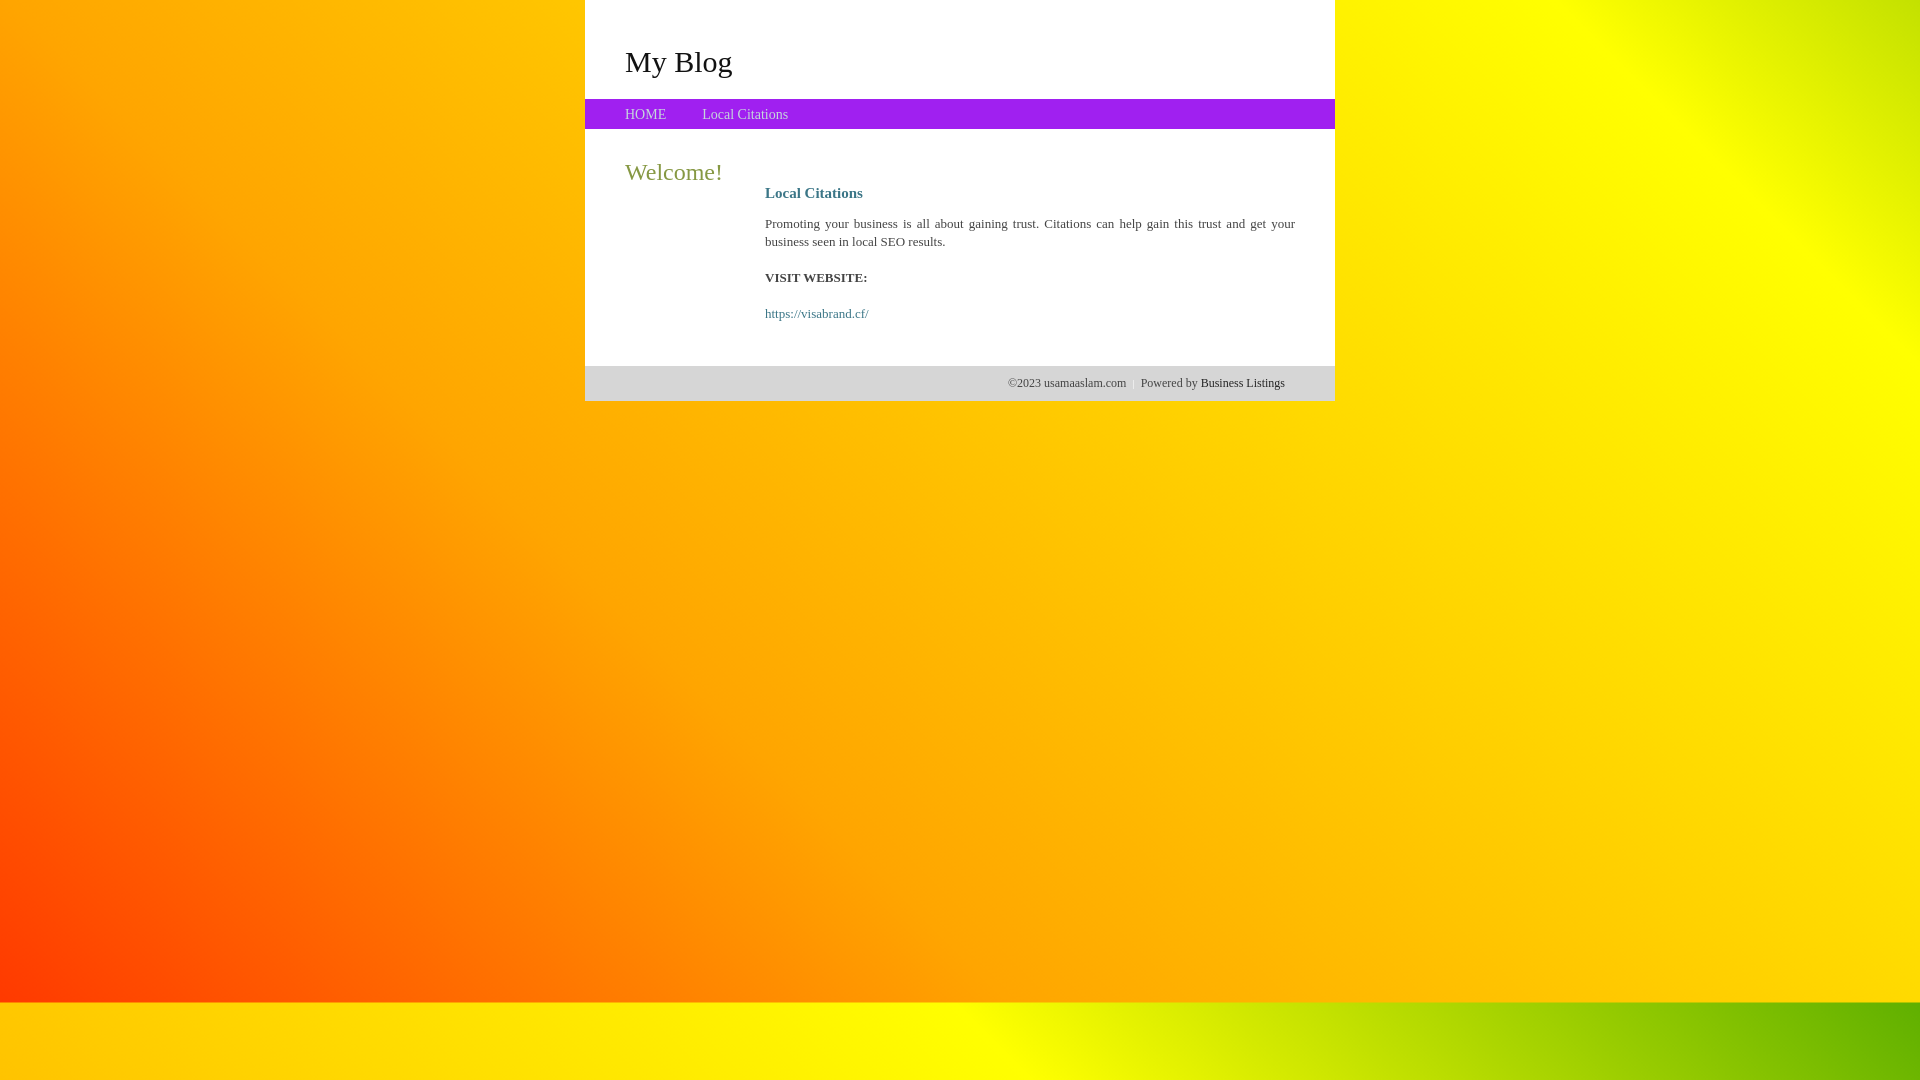 This screenshot has height=1080, width=1920. What do you see at coordinates (1242, 382) in the screenshot?
I see `'Business Listings'` at bounding box center [1242, 382].